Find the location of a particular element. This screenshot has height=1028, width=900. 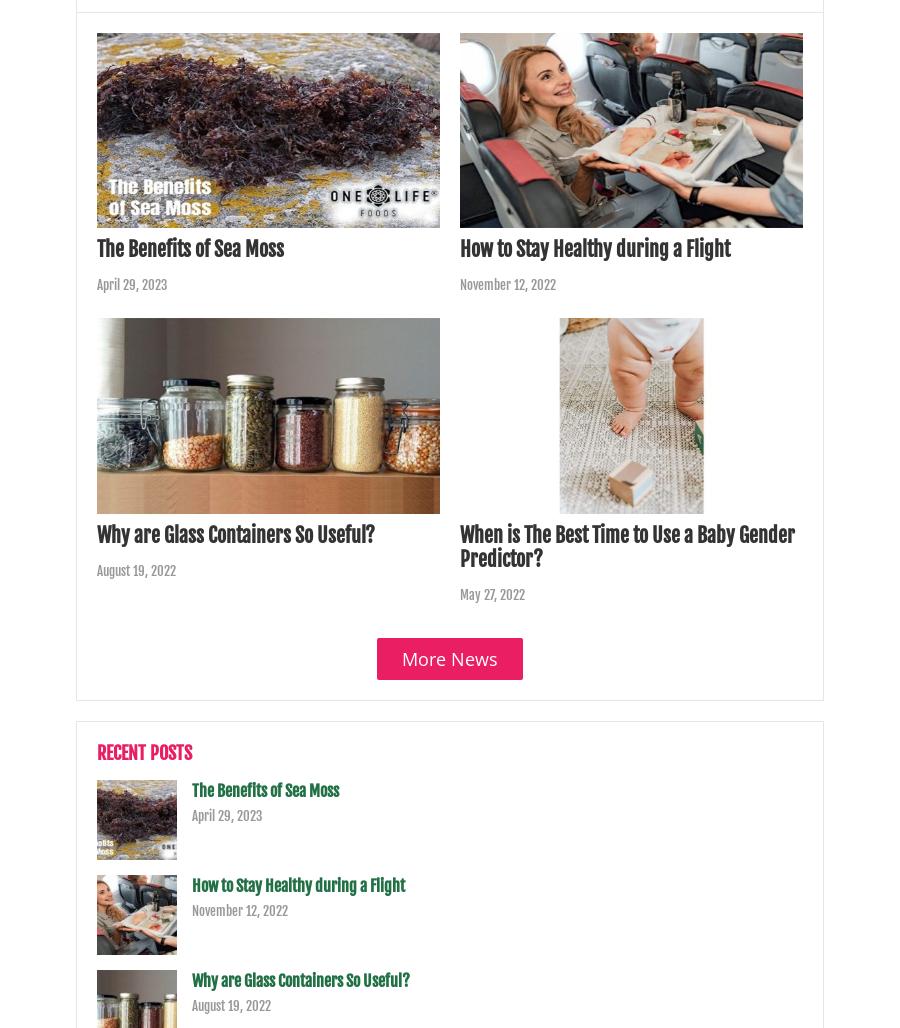

'May 27, 2022' is located at coordinates (491, 592).